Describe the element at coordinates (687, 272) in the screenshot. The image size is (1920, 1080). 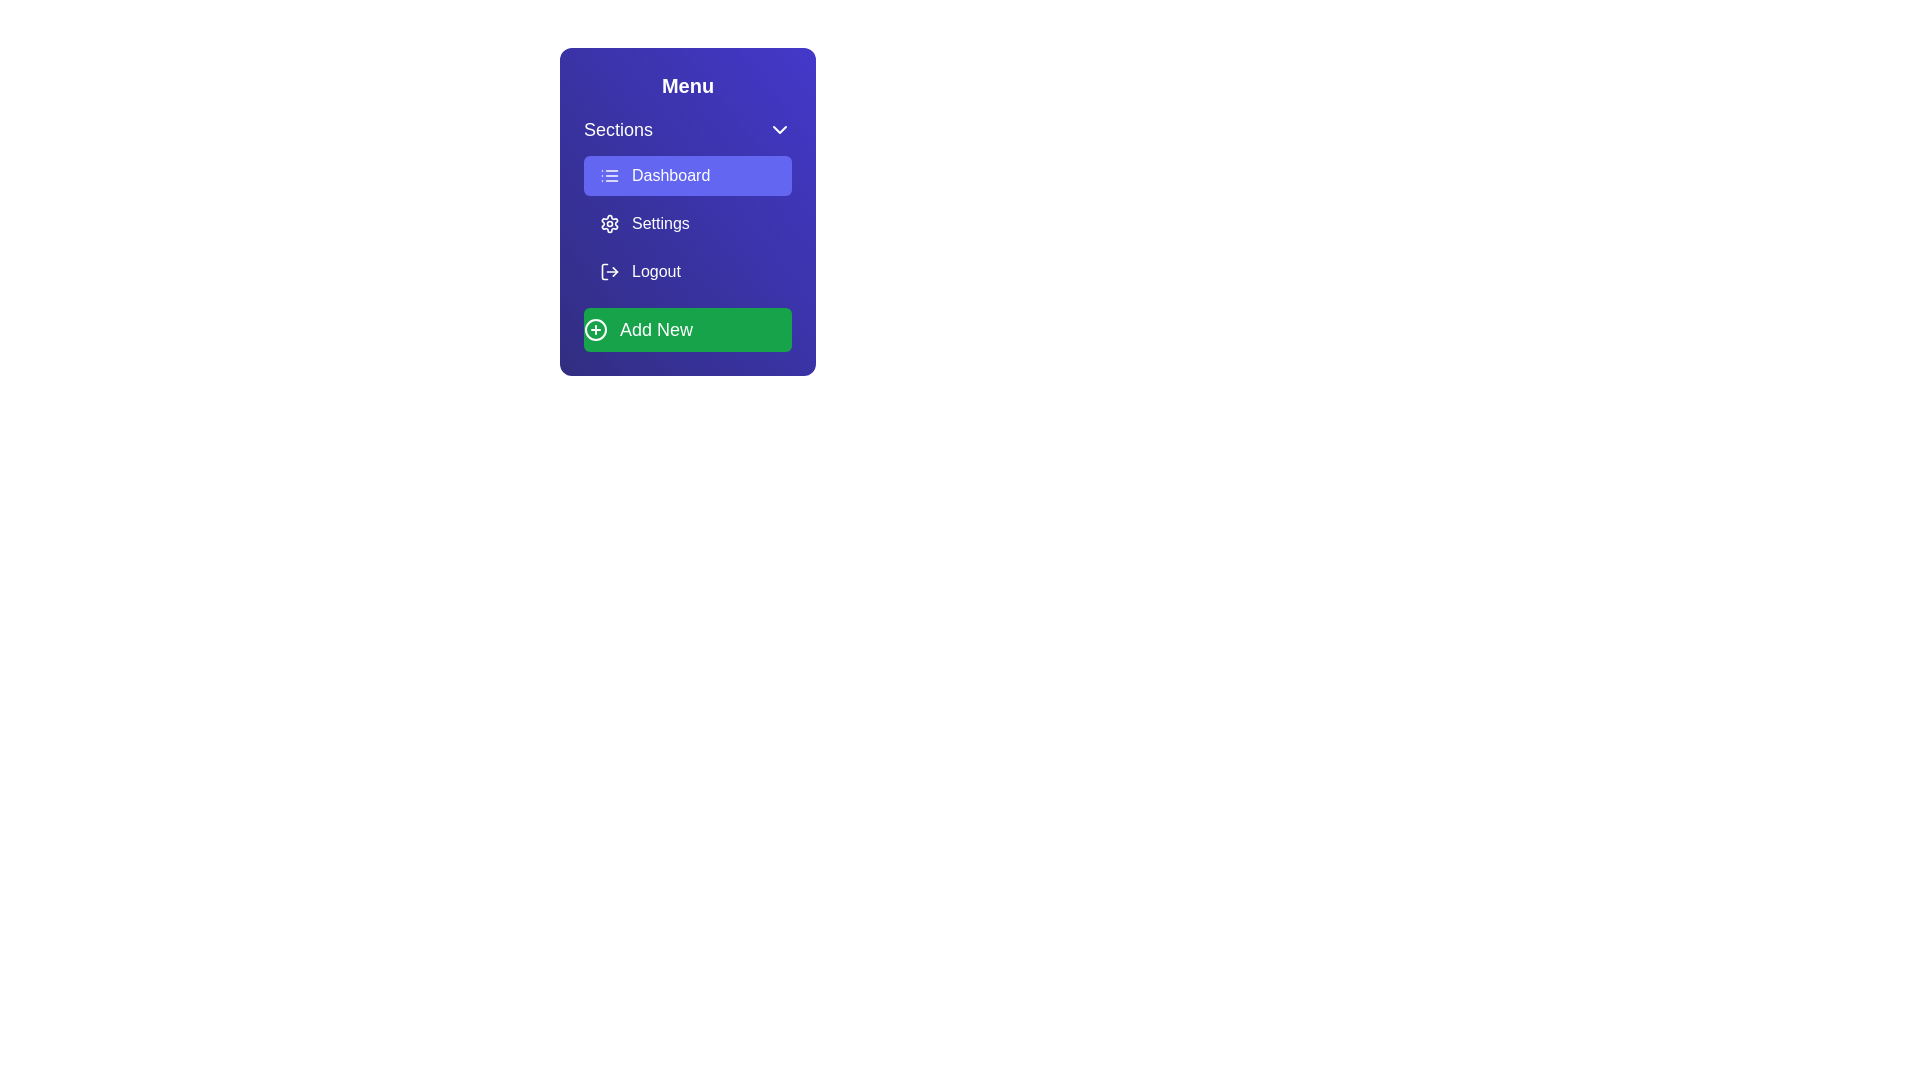
I see `the menu item Logout` at that location.